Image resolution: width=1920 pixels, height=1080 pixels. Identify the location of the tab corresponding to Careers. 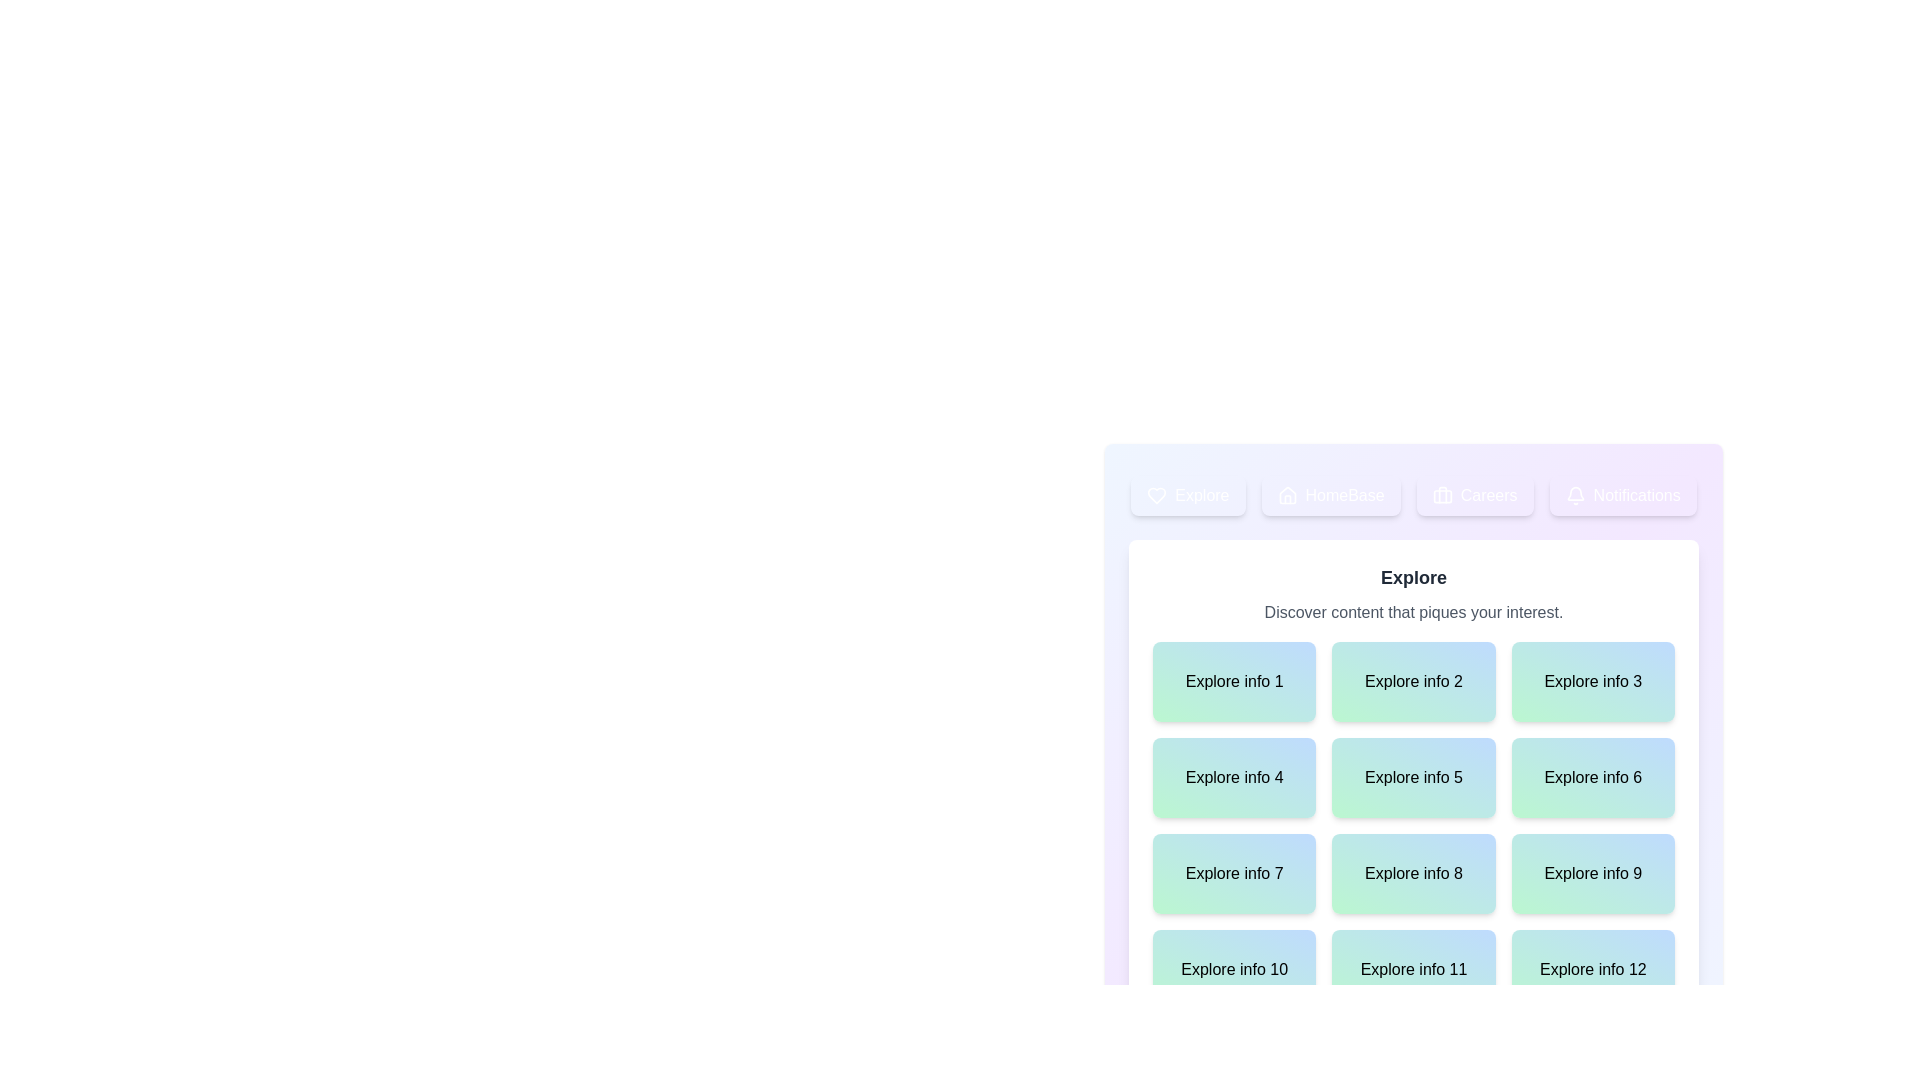
(1475, 495).